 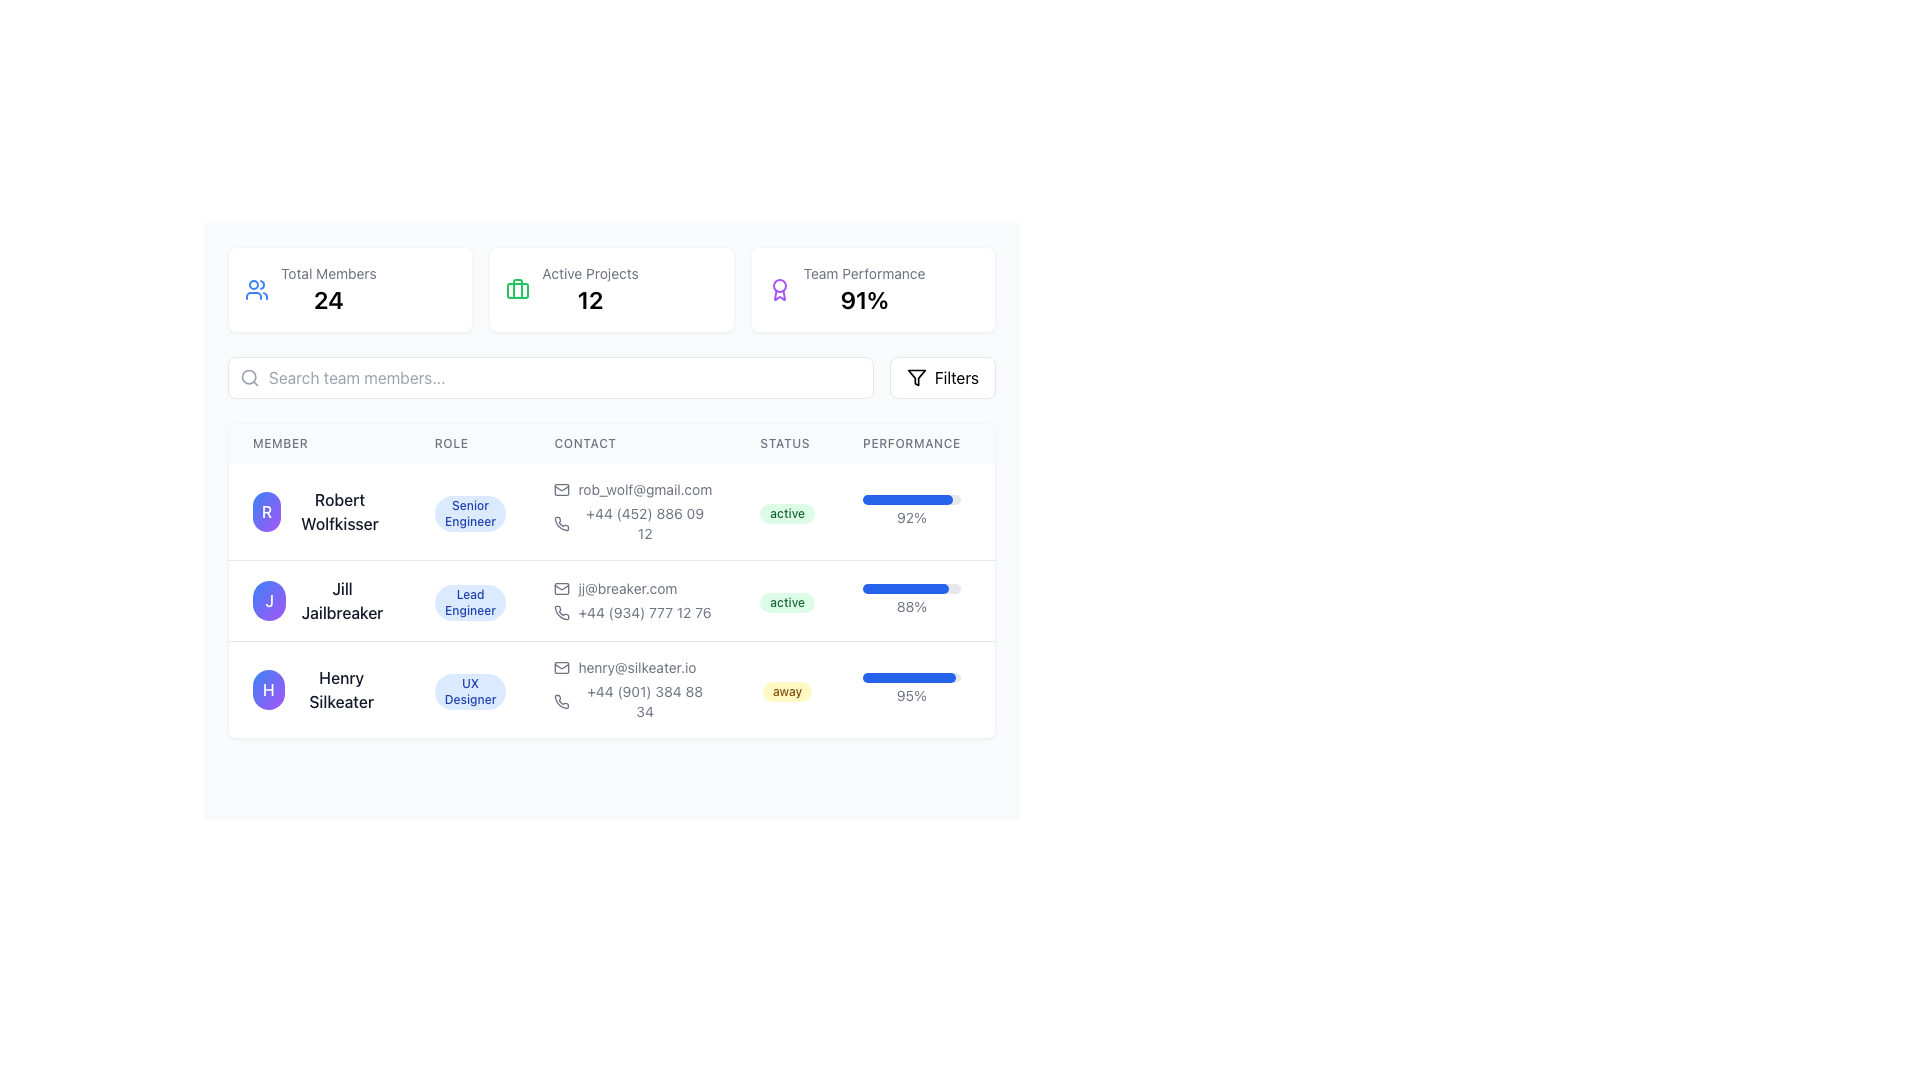 What do you see at coordinates (561, 667) in the screenshot?
I see `the rectangular base part of the envelope icon in the 'Contact' column associated with Henry Silkeater's email address` at bounding box center [561, 667].